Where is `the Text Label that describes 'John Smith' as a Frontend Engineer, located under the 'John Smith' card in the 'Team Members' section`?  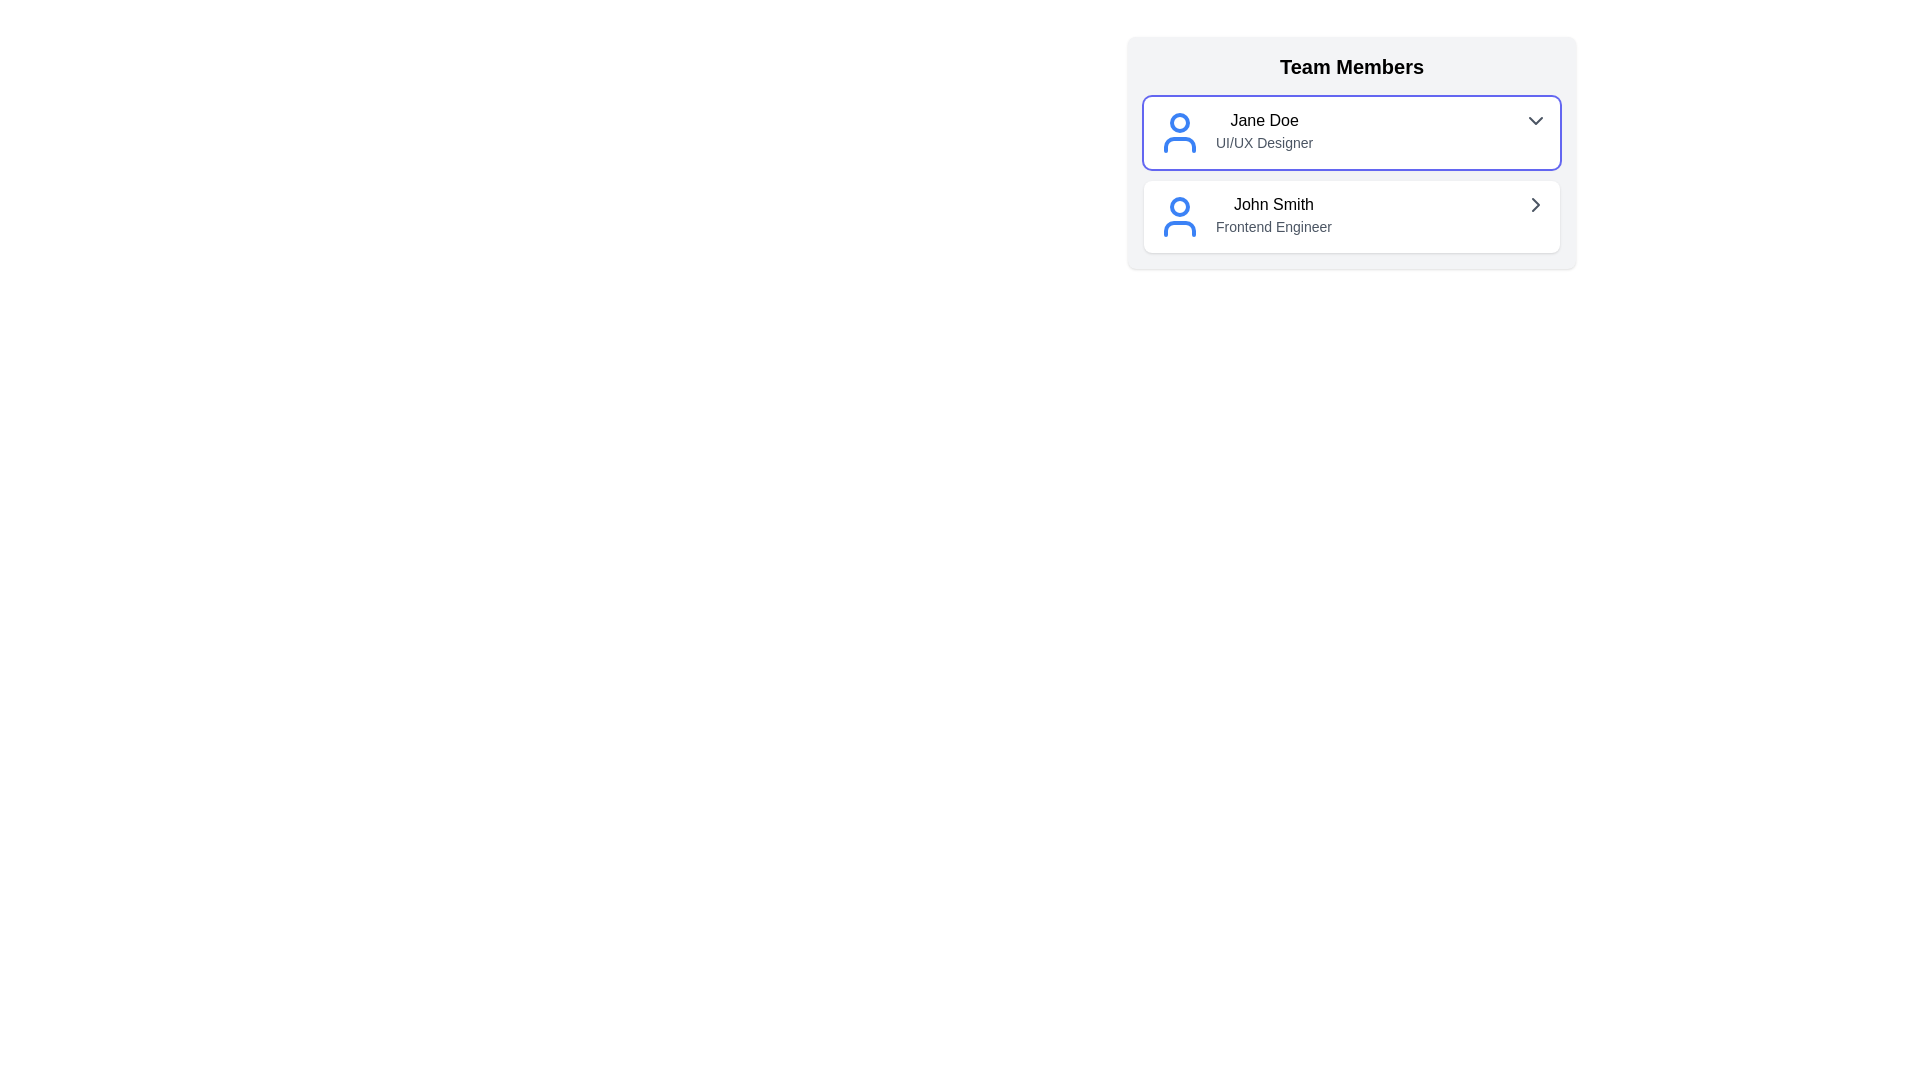 the Text Label that describes 'John Smith' as a Frontend Engineer, located under the 'John Smith' card in the 'Team Members' section is located at coordinates (1272, 226).